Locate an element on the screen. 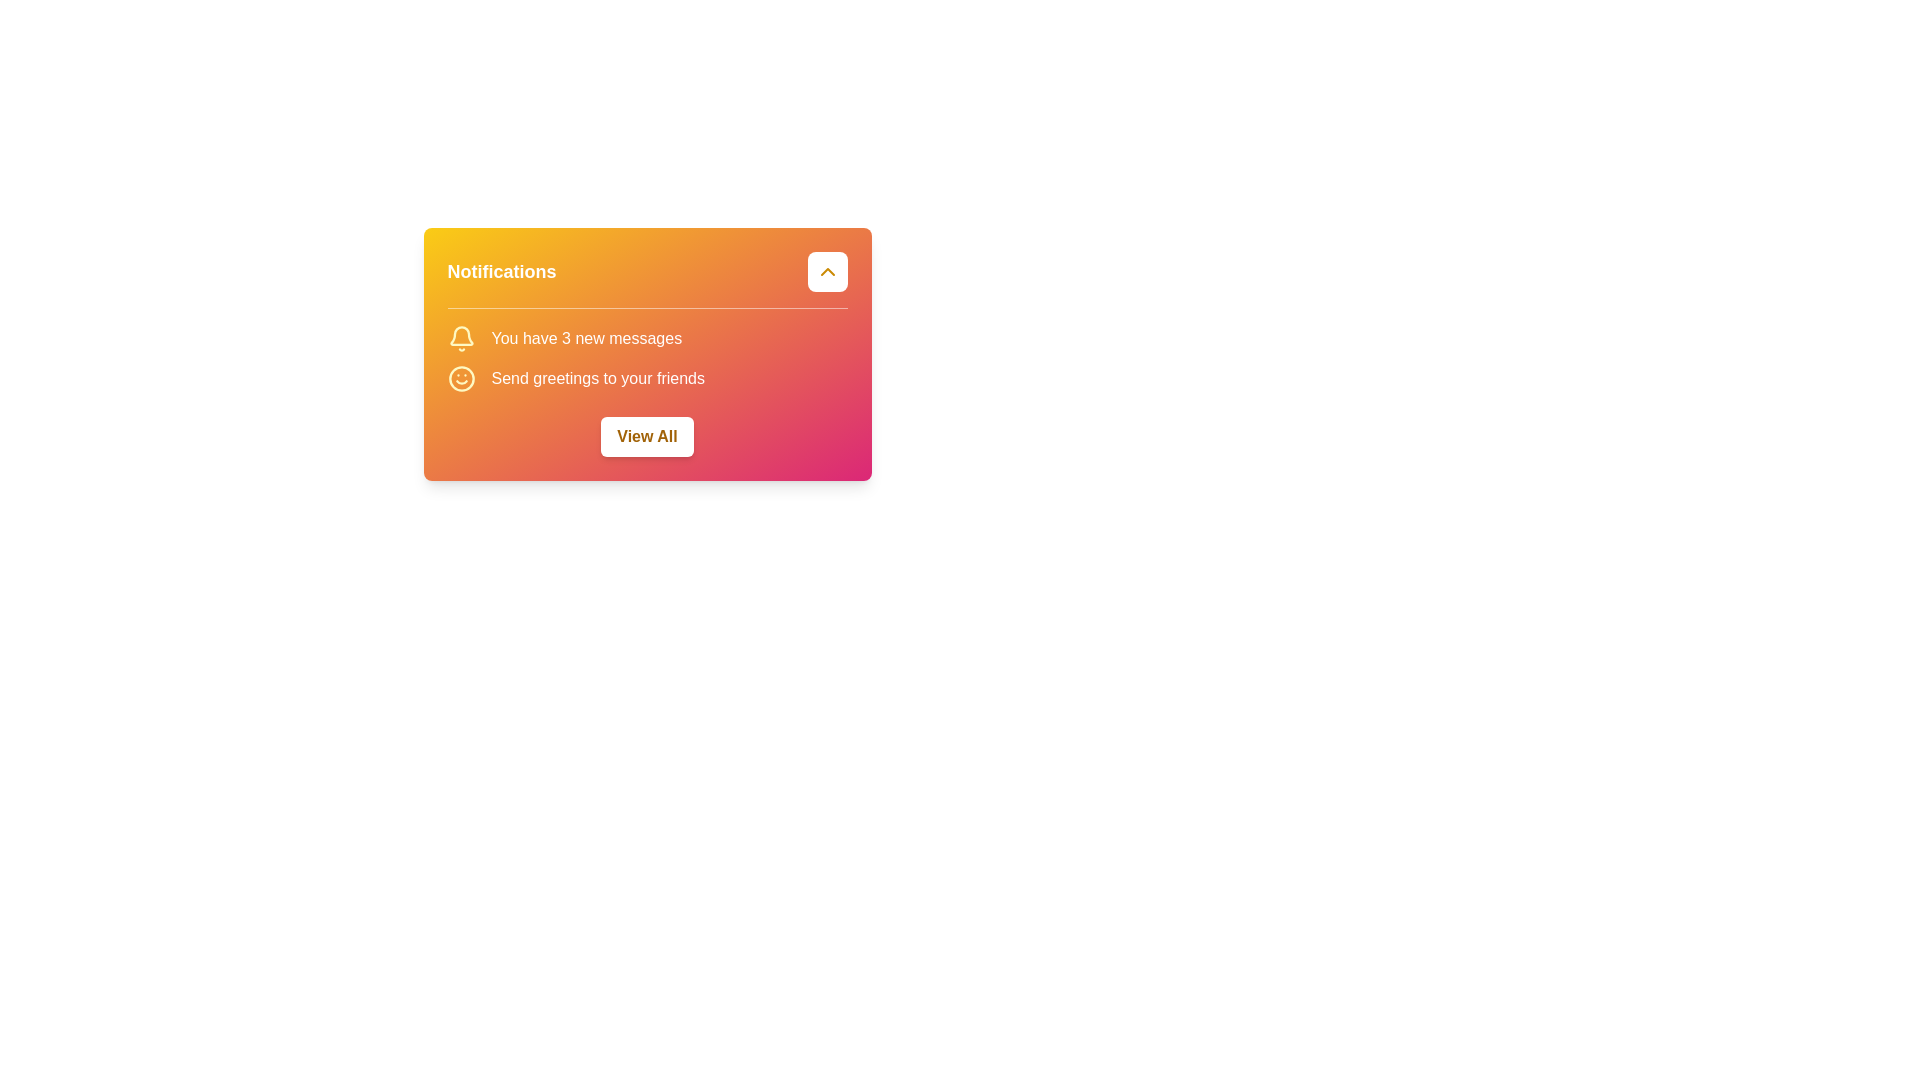 This screenshot has width=1920, height=1080. the yellow circular smiley face icon located on the left side of the notification row, which contains the text 'Send greetings to your friends' is located at coordinates (460, 378).